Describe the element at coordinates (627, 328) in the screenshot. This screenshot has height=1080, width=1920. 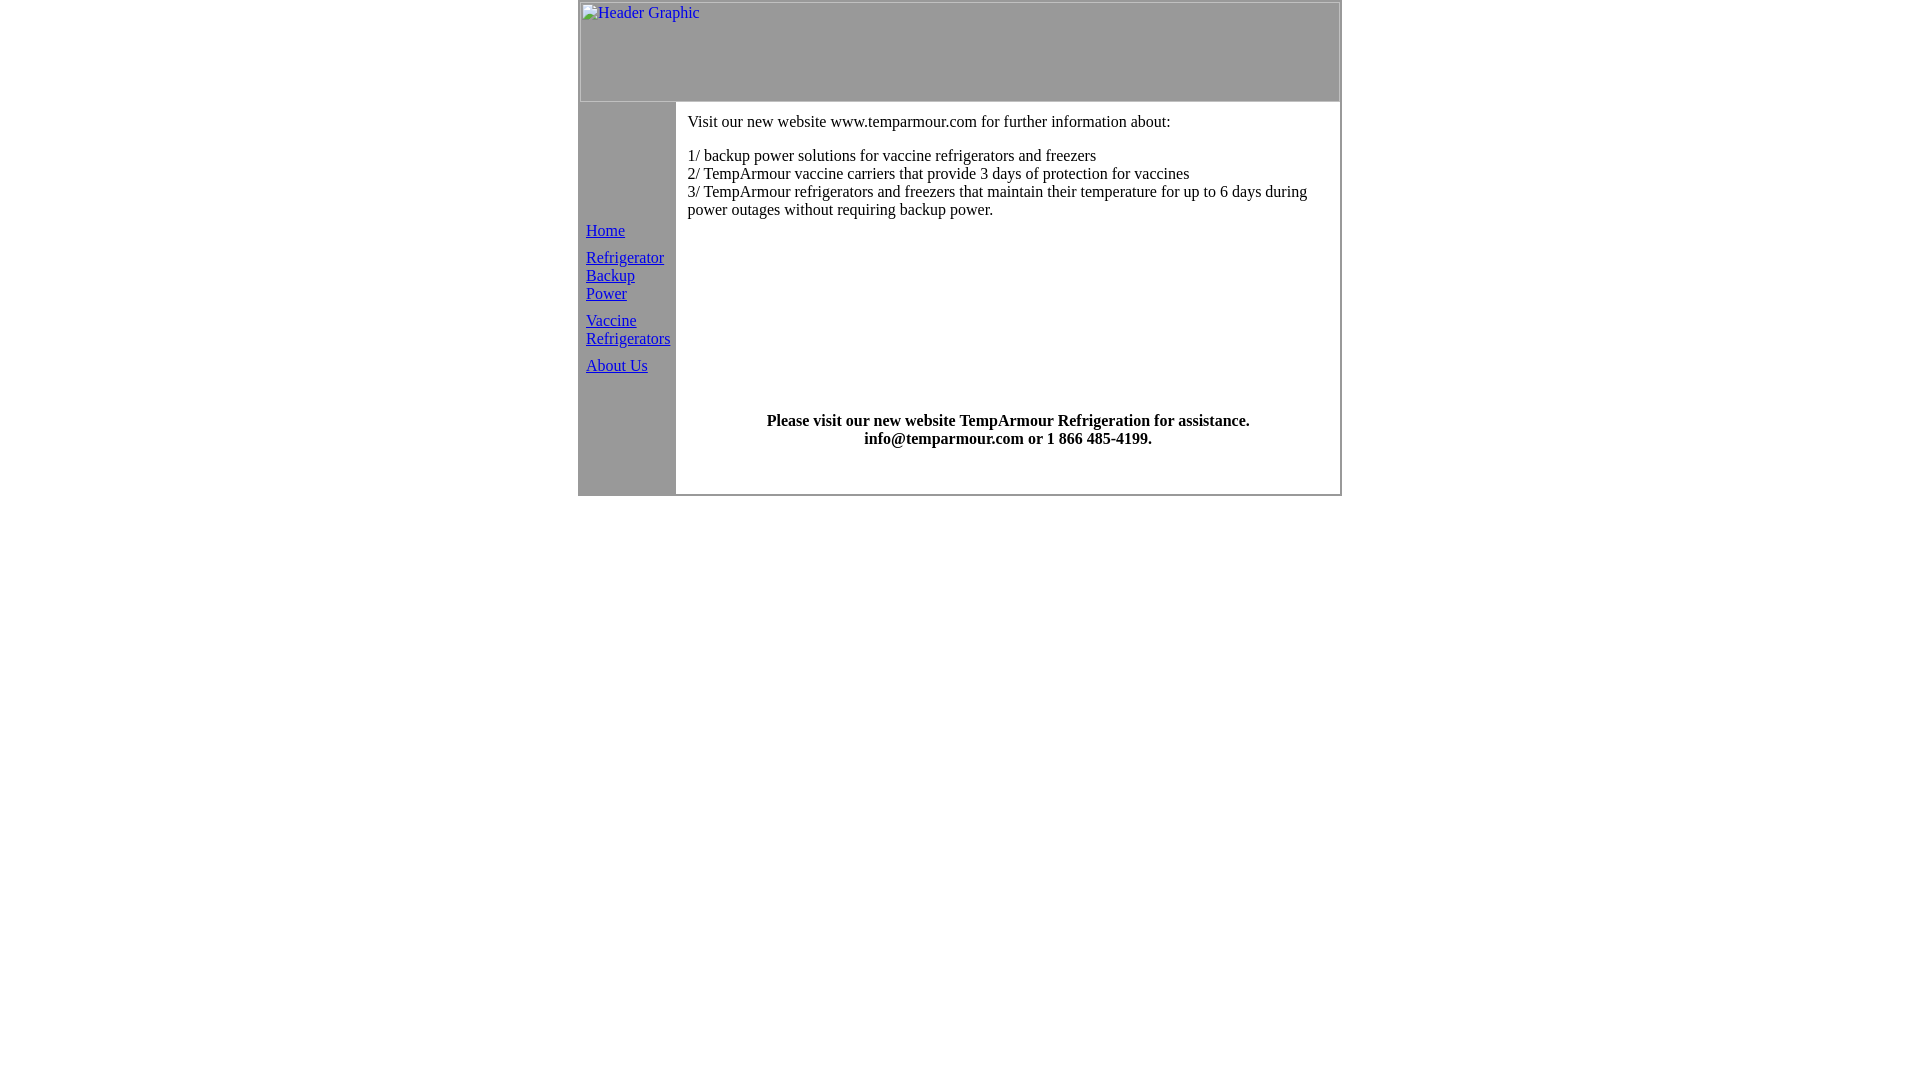
I see `'Vaccine Refrigerators'` at that location.